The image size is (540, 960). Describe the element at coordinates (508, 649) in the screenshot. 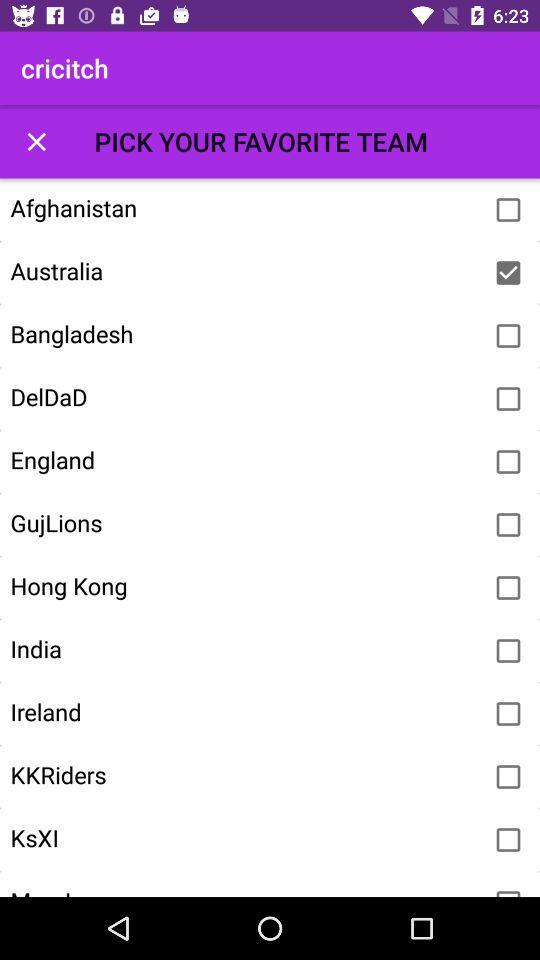

I see `the item` at that location.